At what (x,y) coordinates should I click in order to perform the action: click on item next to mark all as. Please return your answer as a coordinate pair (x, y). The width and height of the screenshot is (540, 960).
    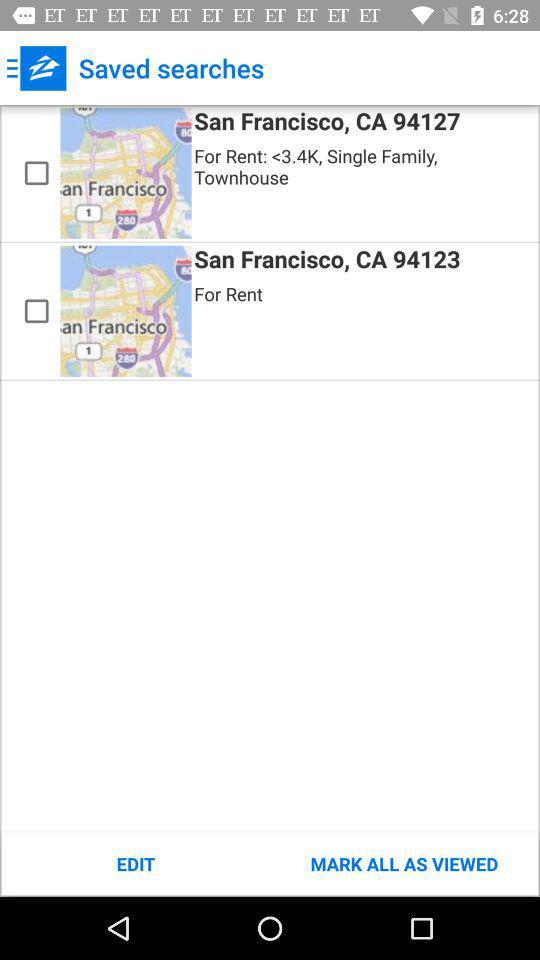
    Looking at the image, I should click on (135, 863).